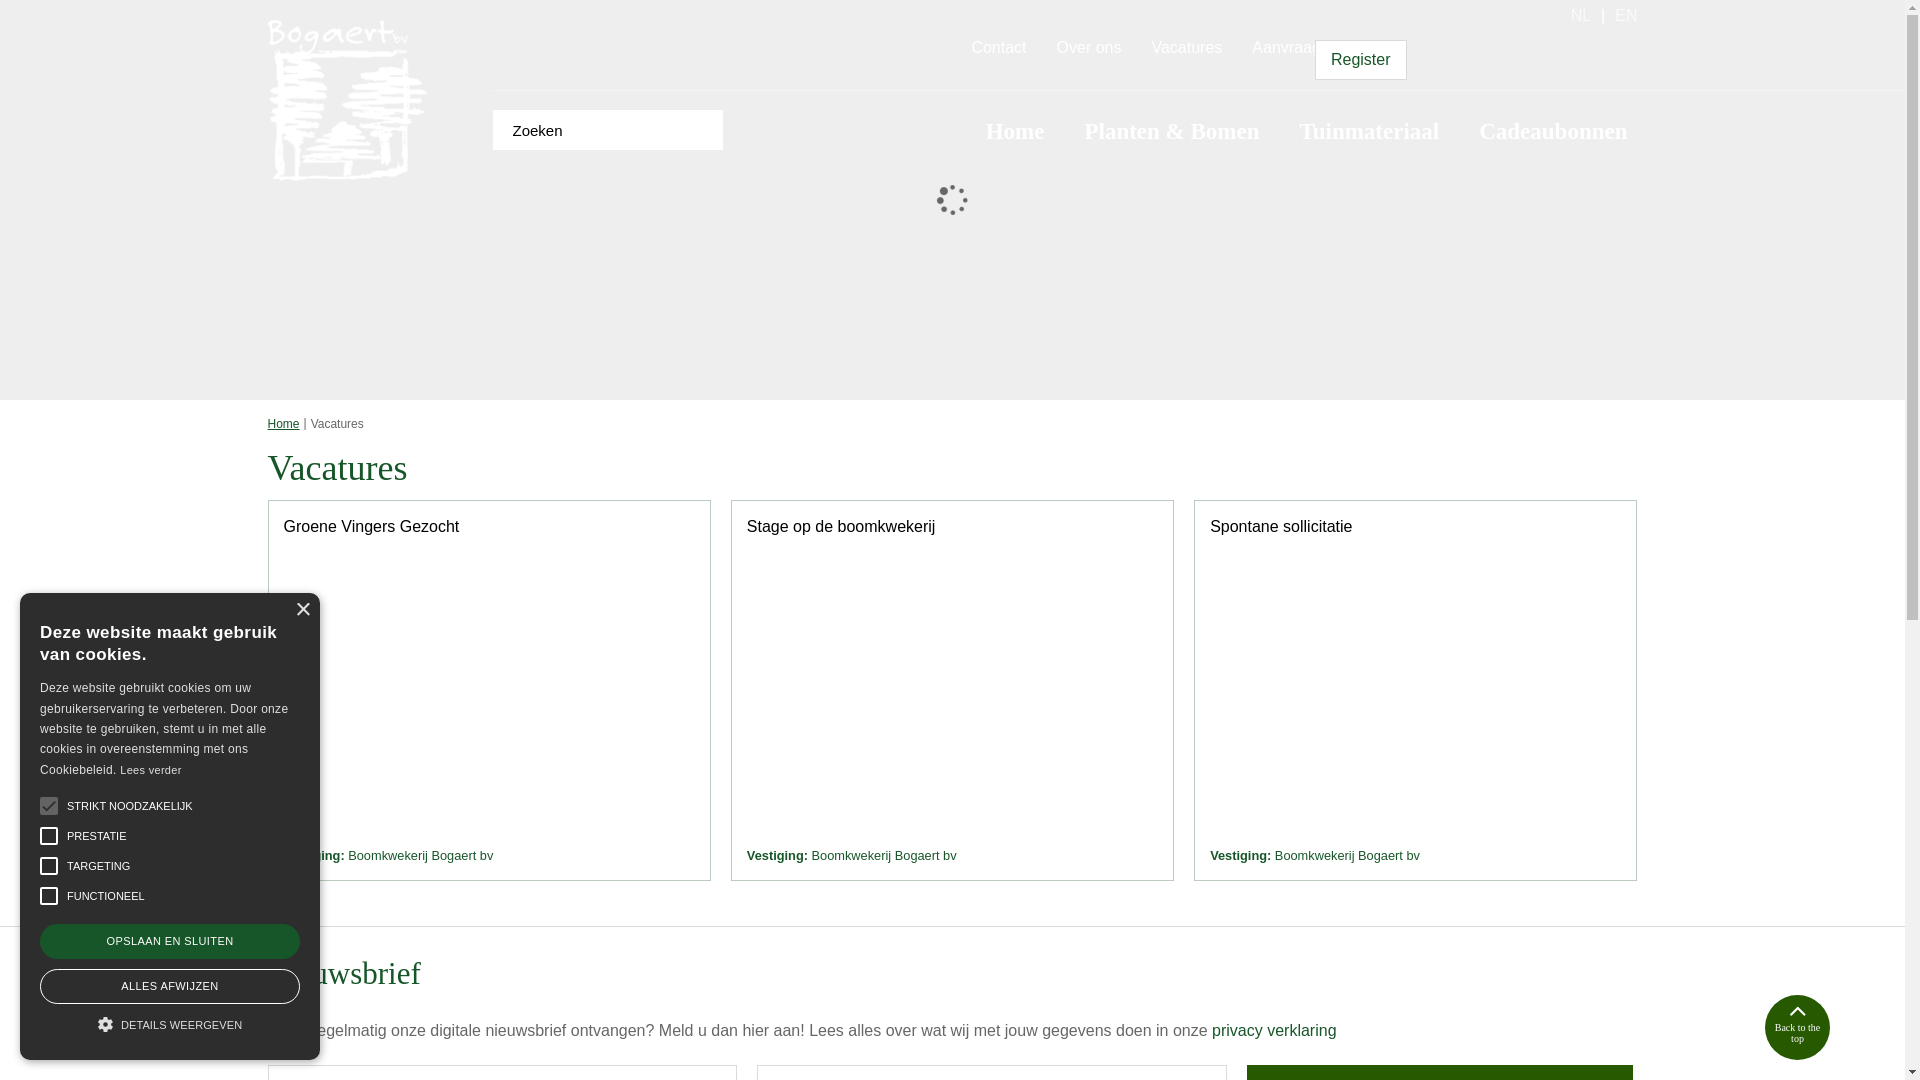  What do you see at coordinates (1088, 47) in the screenshot?
I see `'Over ons'` at bounding box center [1088, 47].